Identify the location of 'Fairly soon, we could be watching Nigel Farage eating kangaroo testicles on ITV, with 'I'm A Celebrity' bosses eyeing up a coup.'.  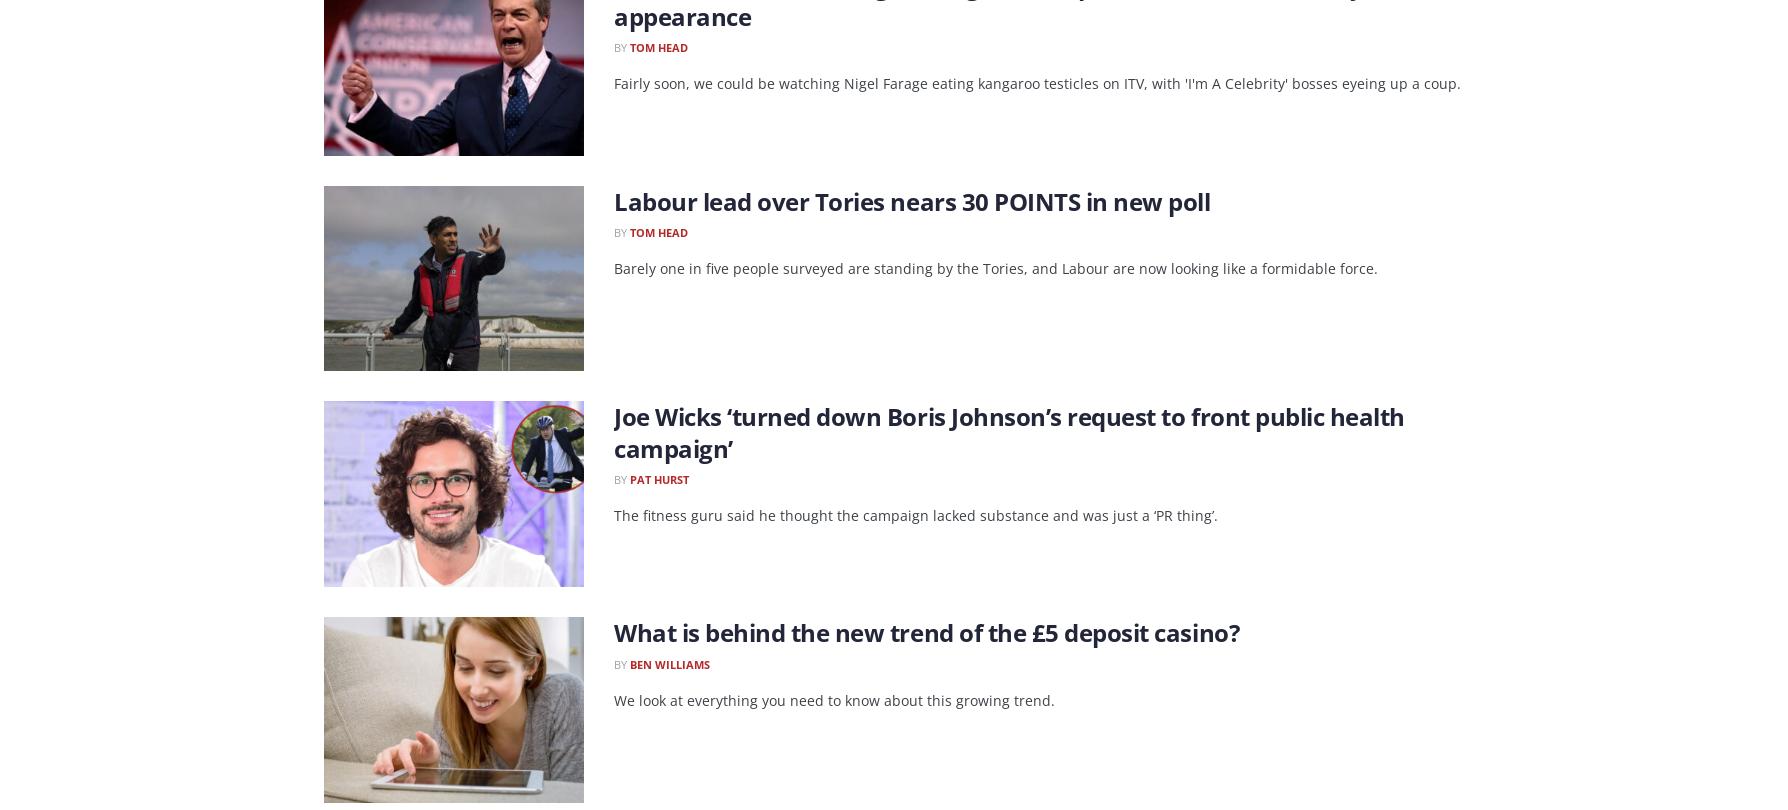
(1037, 83).